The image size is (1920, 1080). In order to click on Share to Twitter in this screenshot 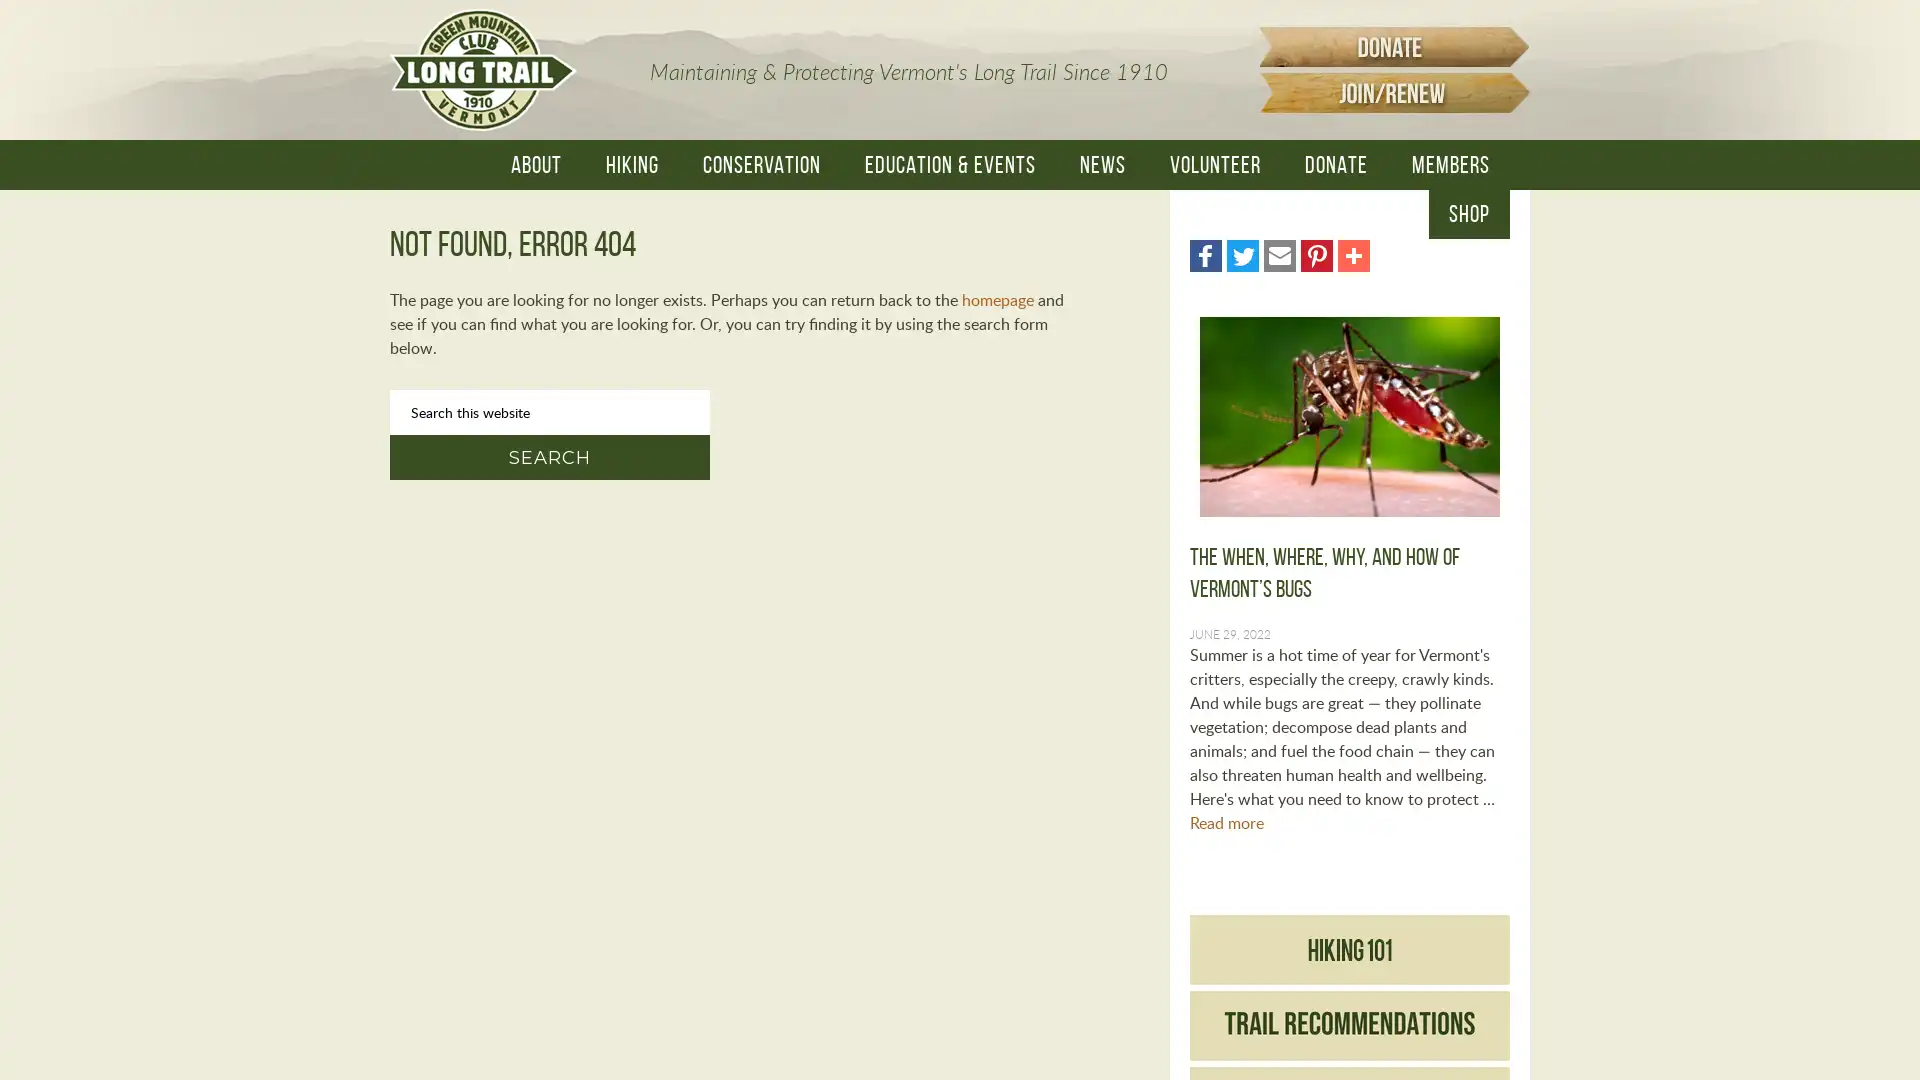, I will do `click(1242, 254)`.